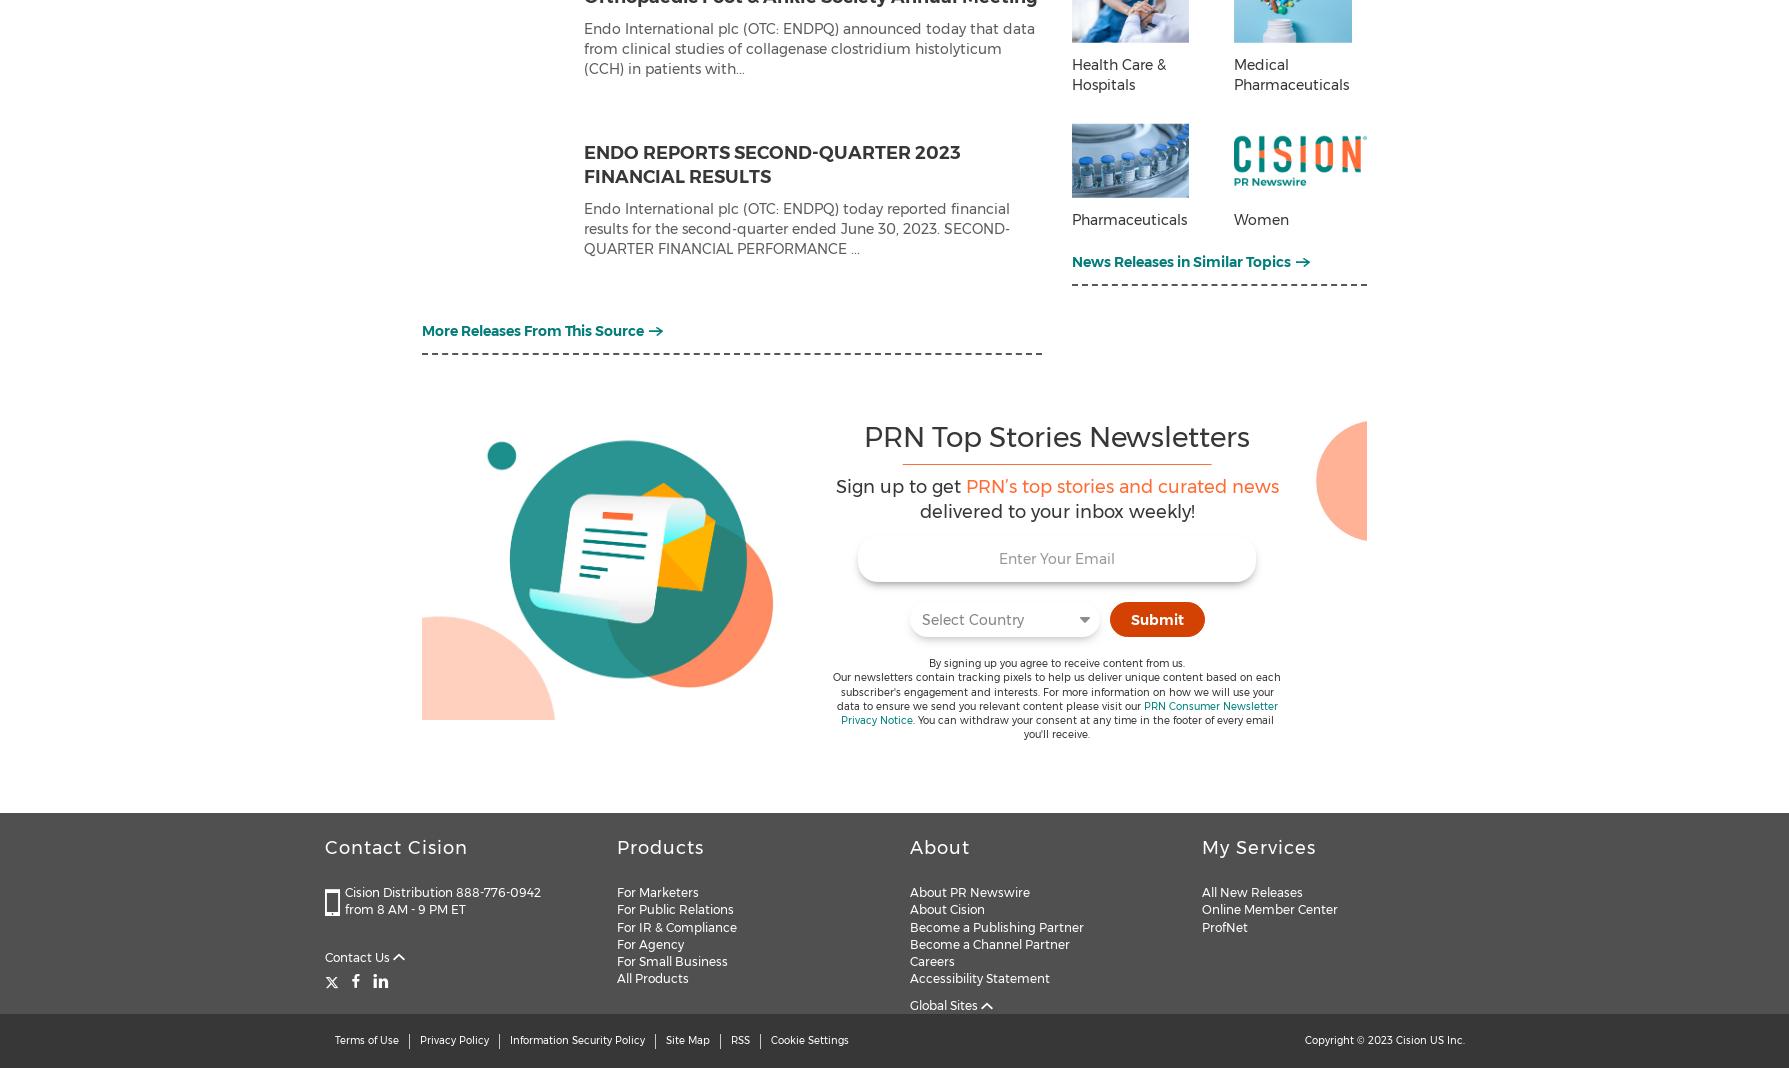 This screenshot has height=1068, width=1789. What do you see at coordinates (441, 891) in the screenshot?
I see `'Cision Distribution 888-776-0942'` at bounding box center [441, 891].